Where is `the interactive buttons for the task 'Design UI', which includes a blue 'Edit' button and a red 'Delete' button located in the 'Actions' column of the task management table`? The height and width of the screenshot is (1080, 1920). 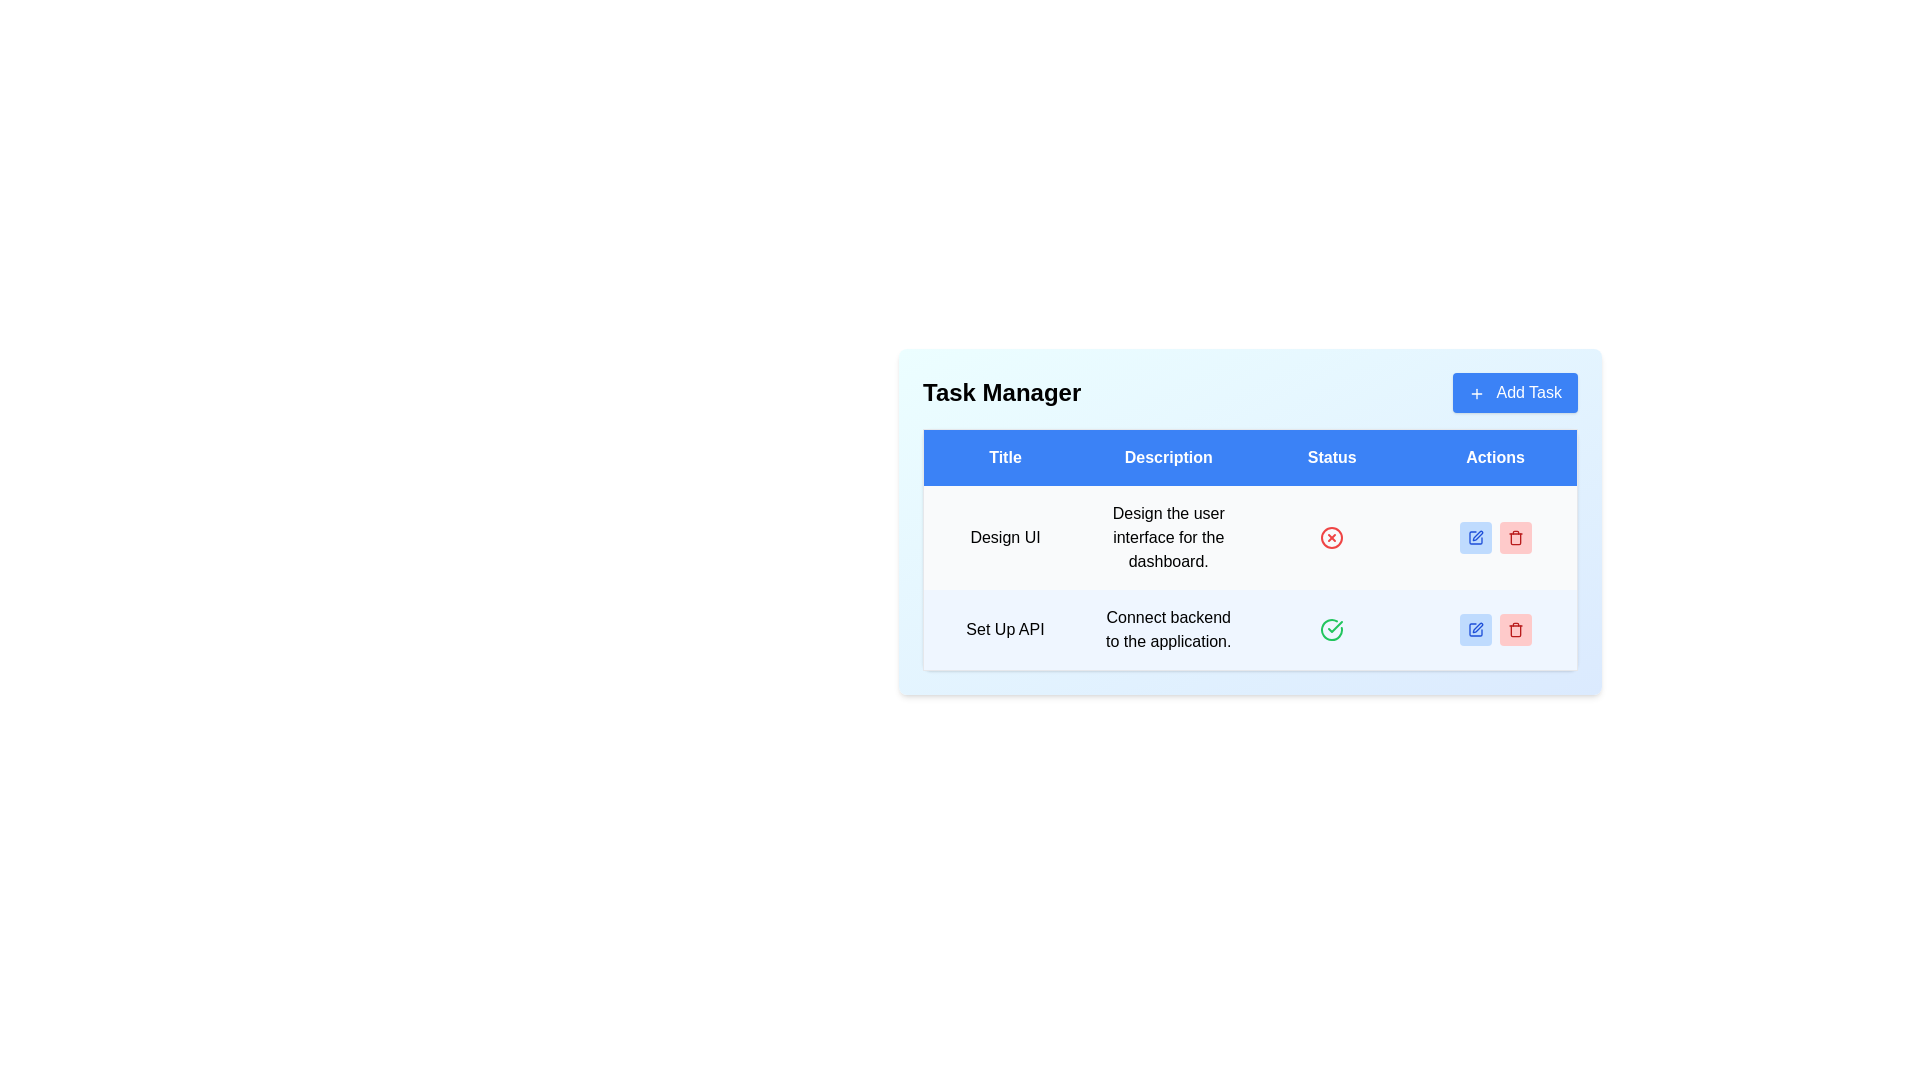
the interactive buttons for the task 'Design UI', which includes a blue 'Edit' button and a red 'Delete' button located in the 'Actions' column of the task management table is located at coordinates (1495, 536).